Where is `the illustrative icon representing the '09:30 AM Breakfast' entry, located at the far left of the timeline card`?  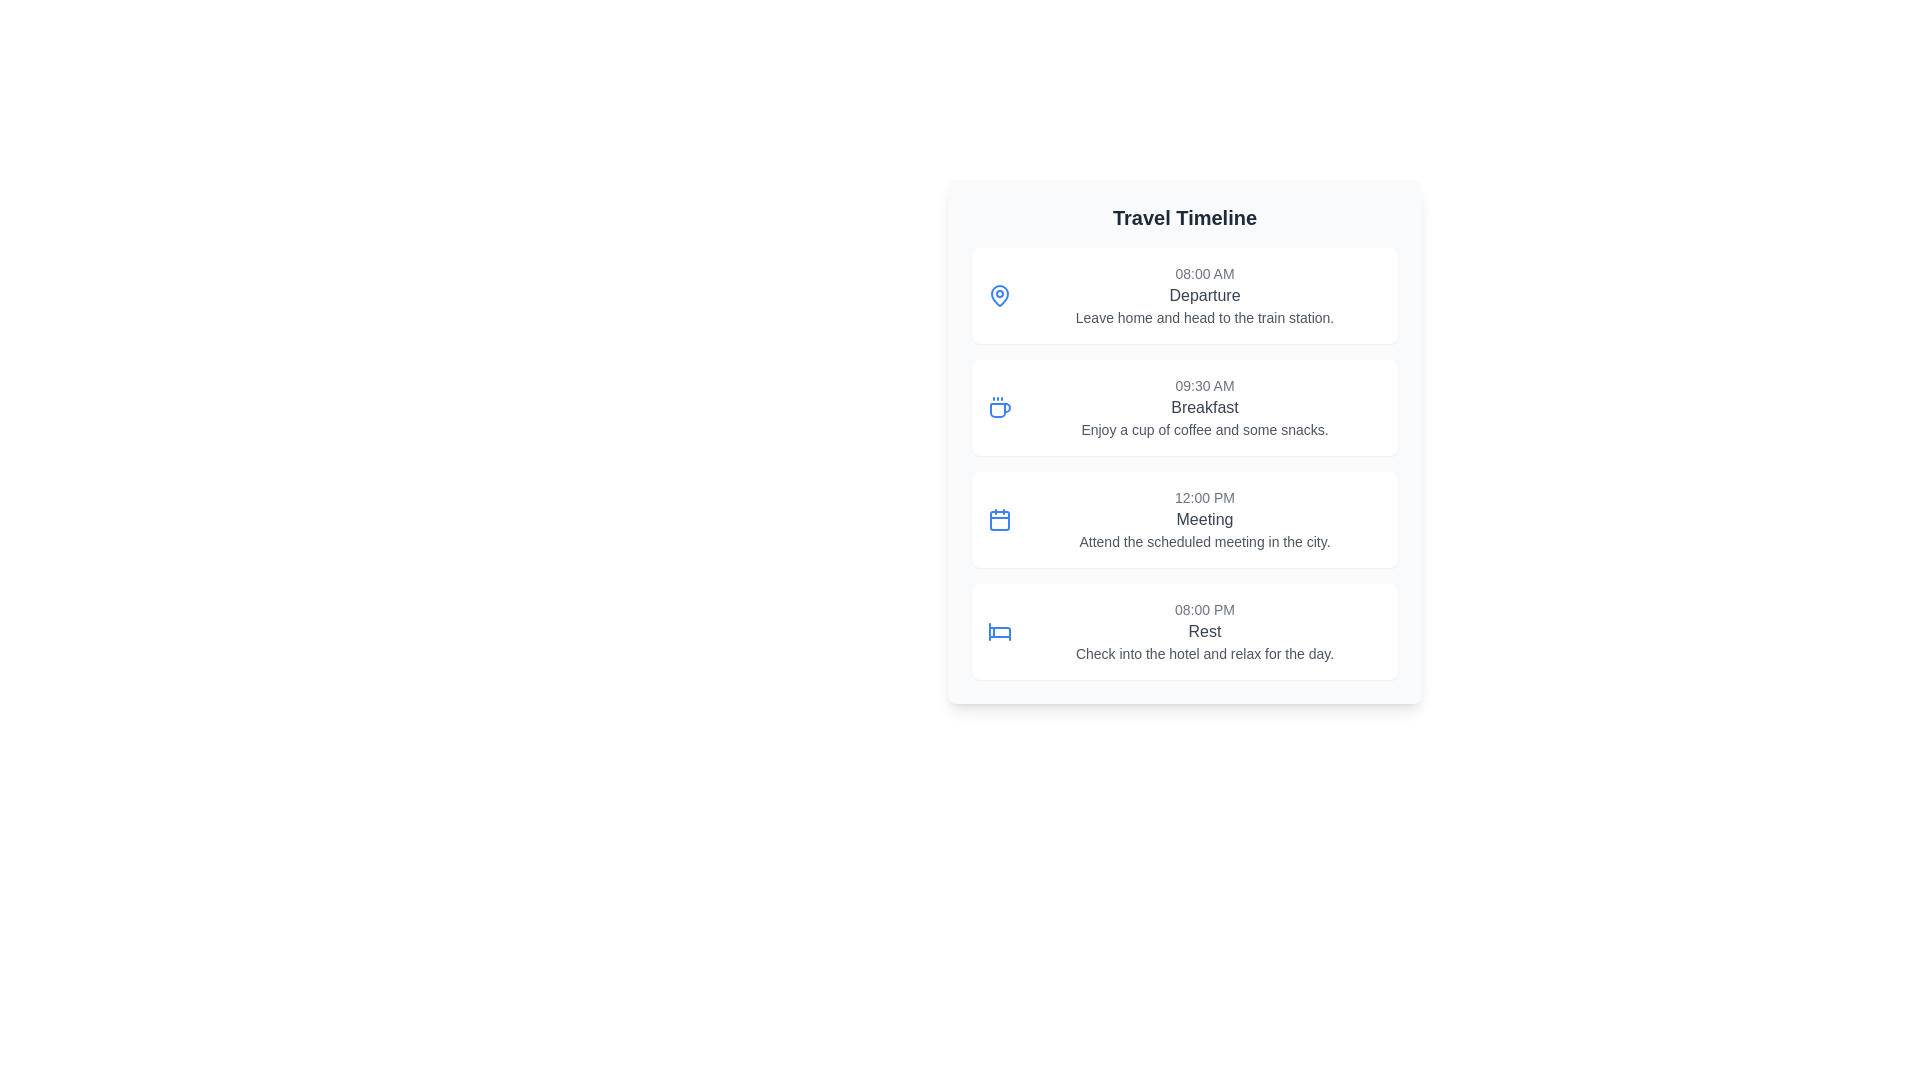
the illustrative icon representing the '09:30 AM Breakfast' entry, located at the far left of the timeline card is located at coordinates (999, 407).